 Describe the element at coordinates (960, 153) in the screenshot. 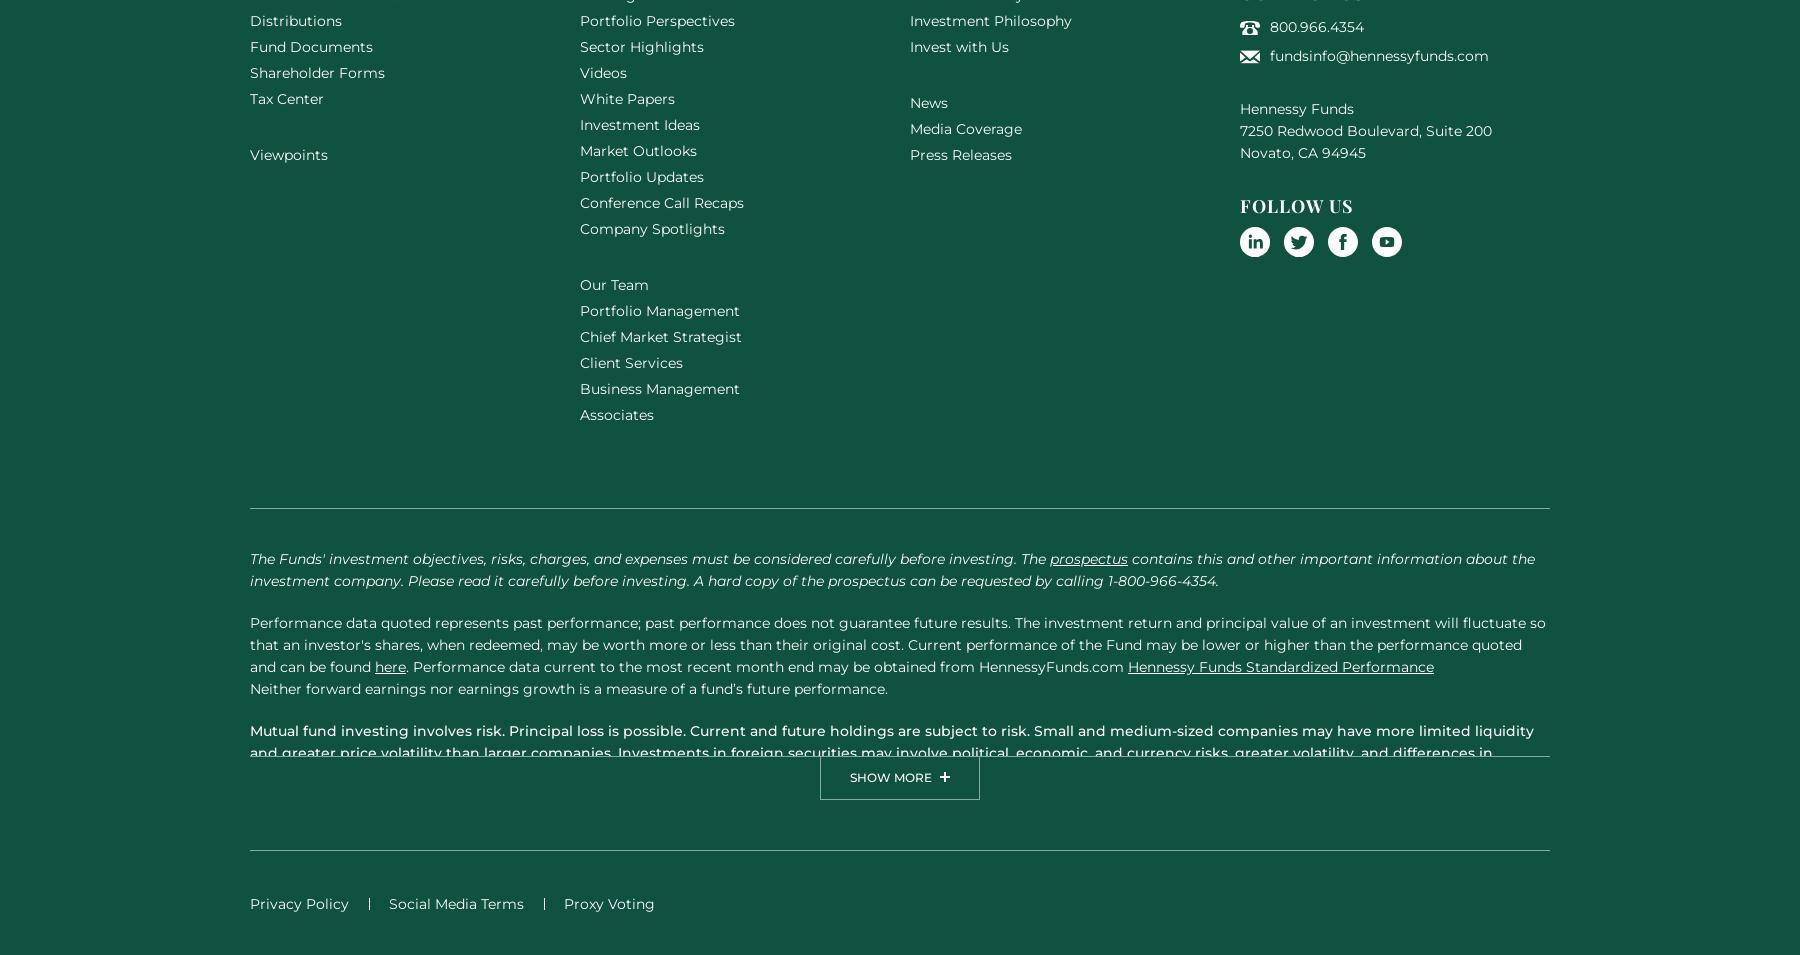

I see `'Press Releases'` at that location.